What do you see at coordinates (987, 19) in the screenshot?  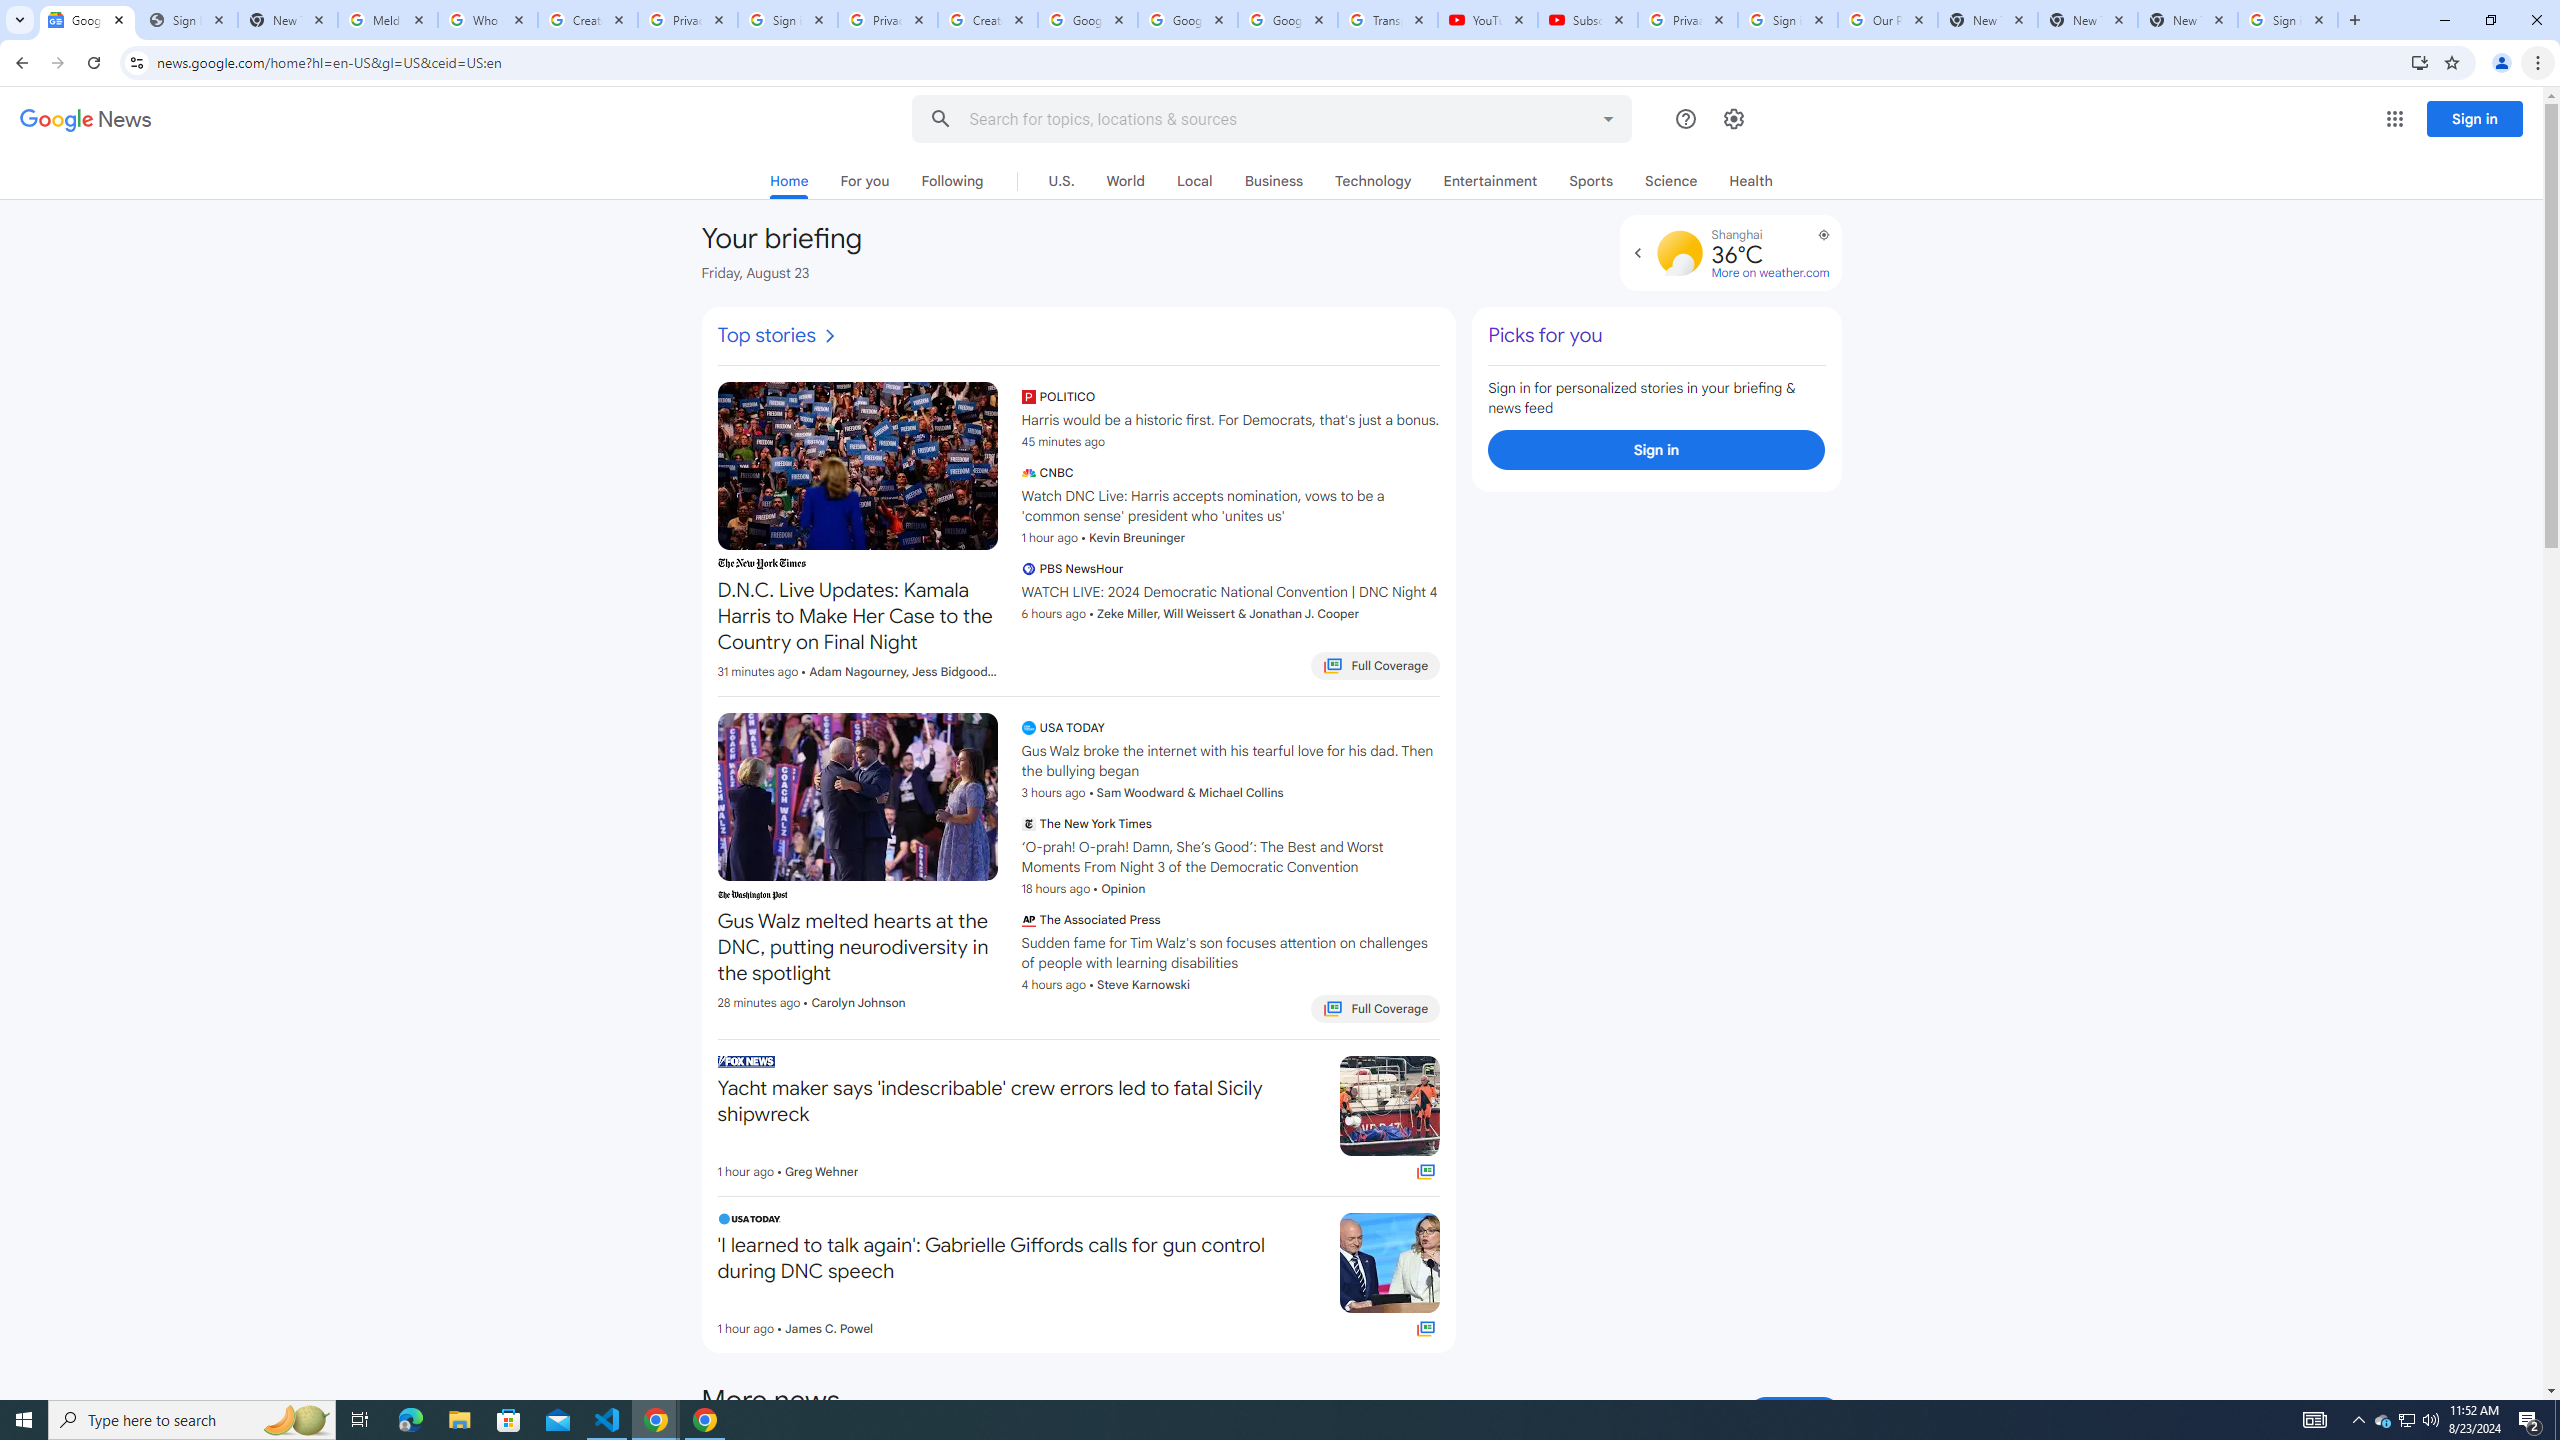 I see `'Create your Google Account'` at bounding box center [987, 19].